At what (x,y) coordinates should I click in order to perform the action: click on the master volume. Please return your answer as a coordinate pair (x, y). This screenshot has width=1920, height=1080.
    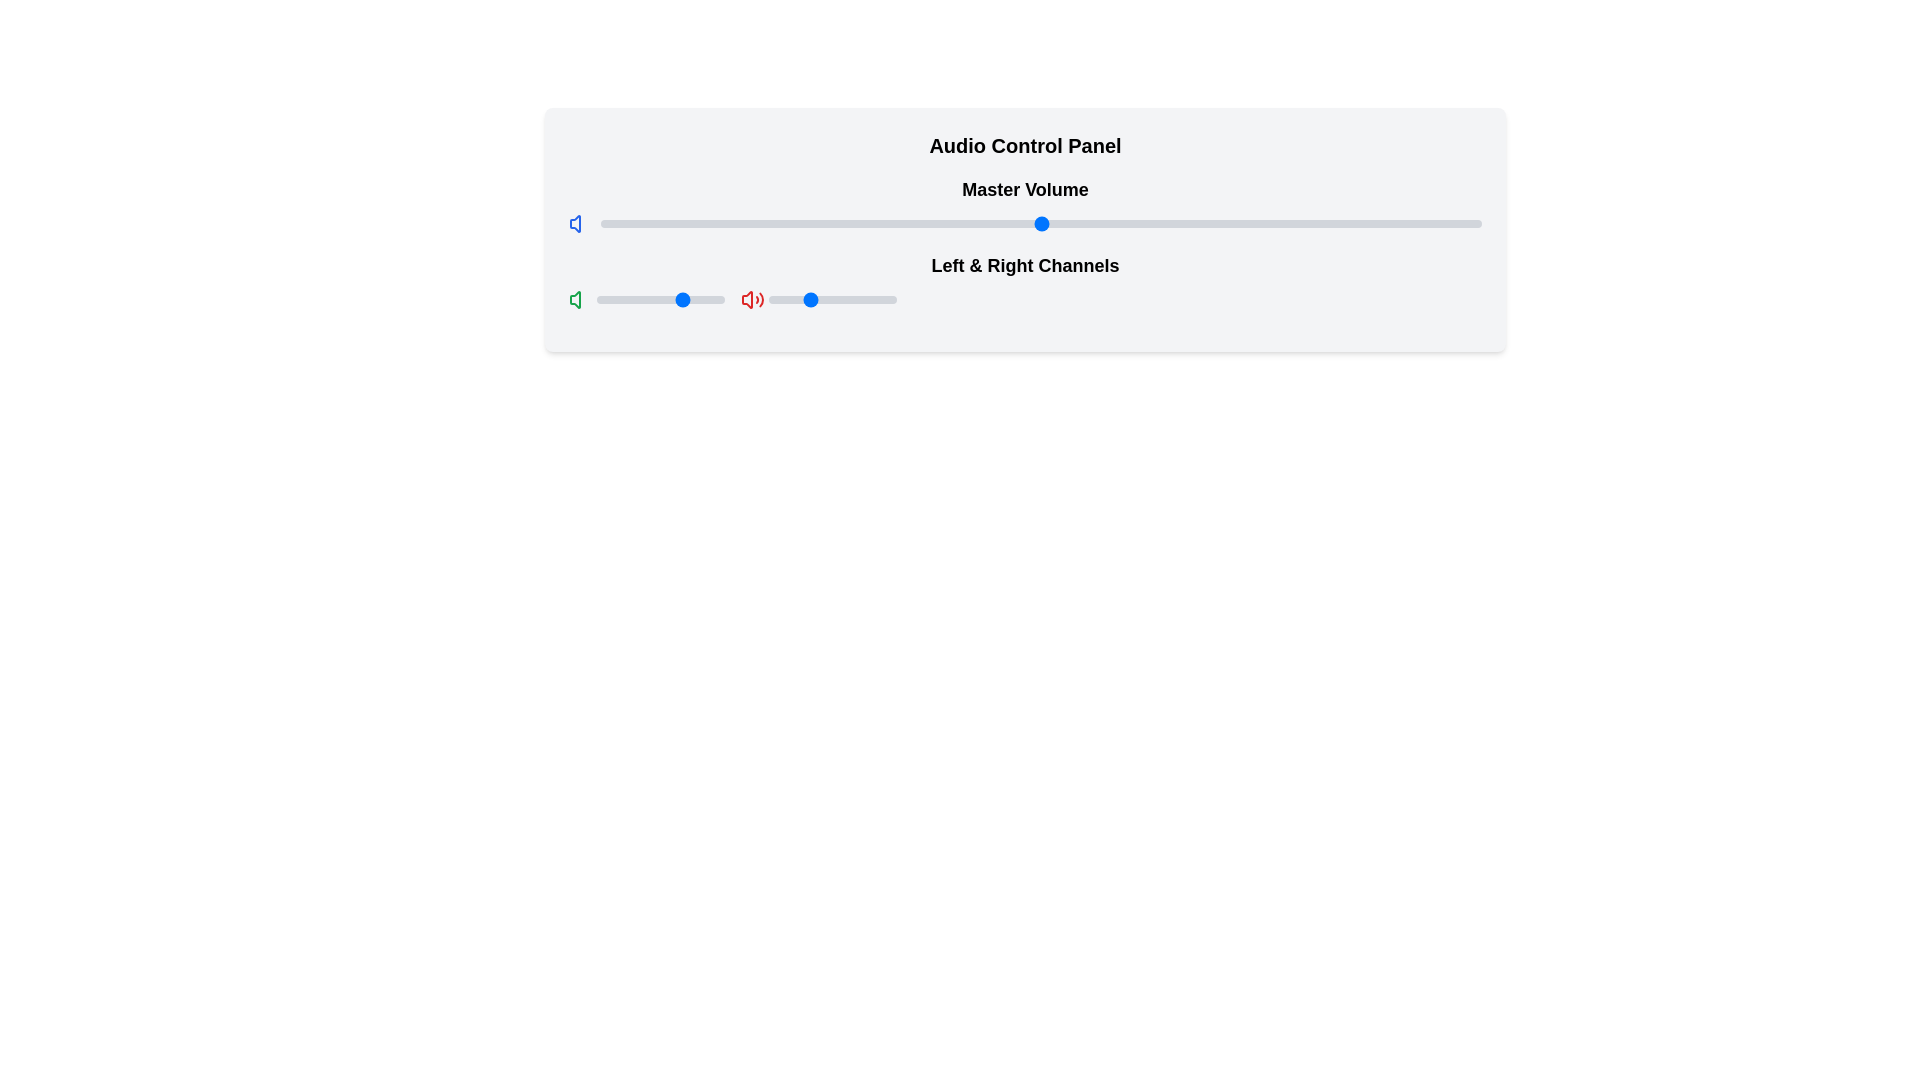
    Looking at the image, I should click on (1323, 223).